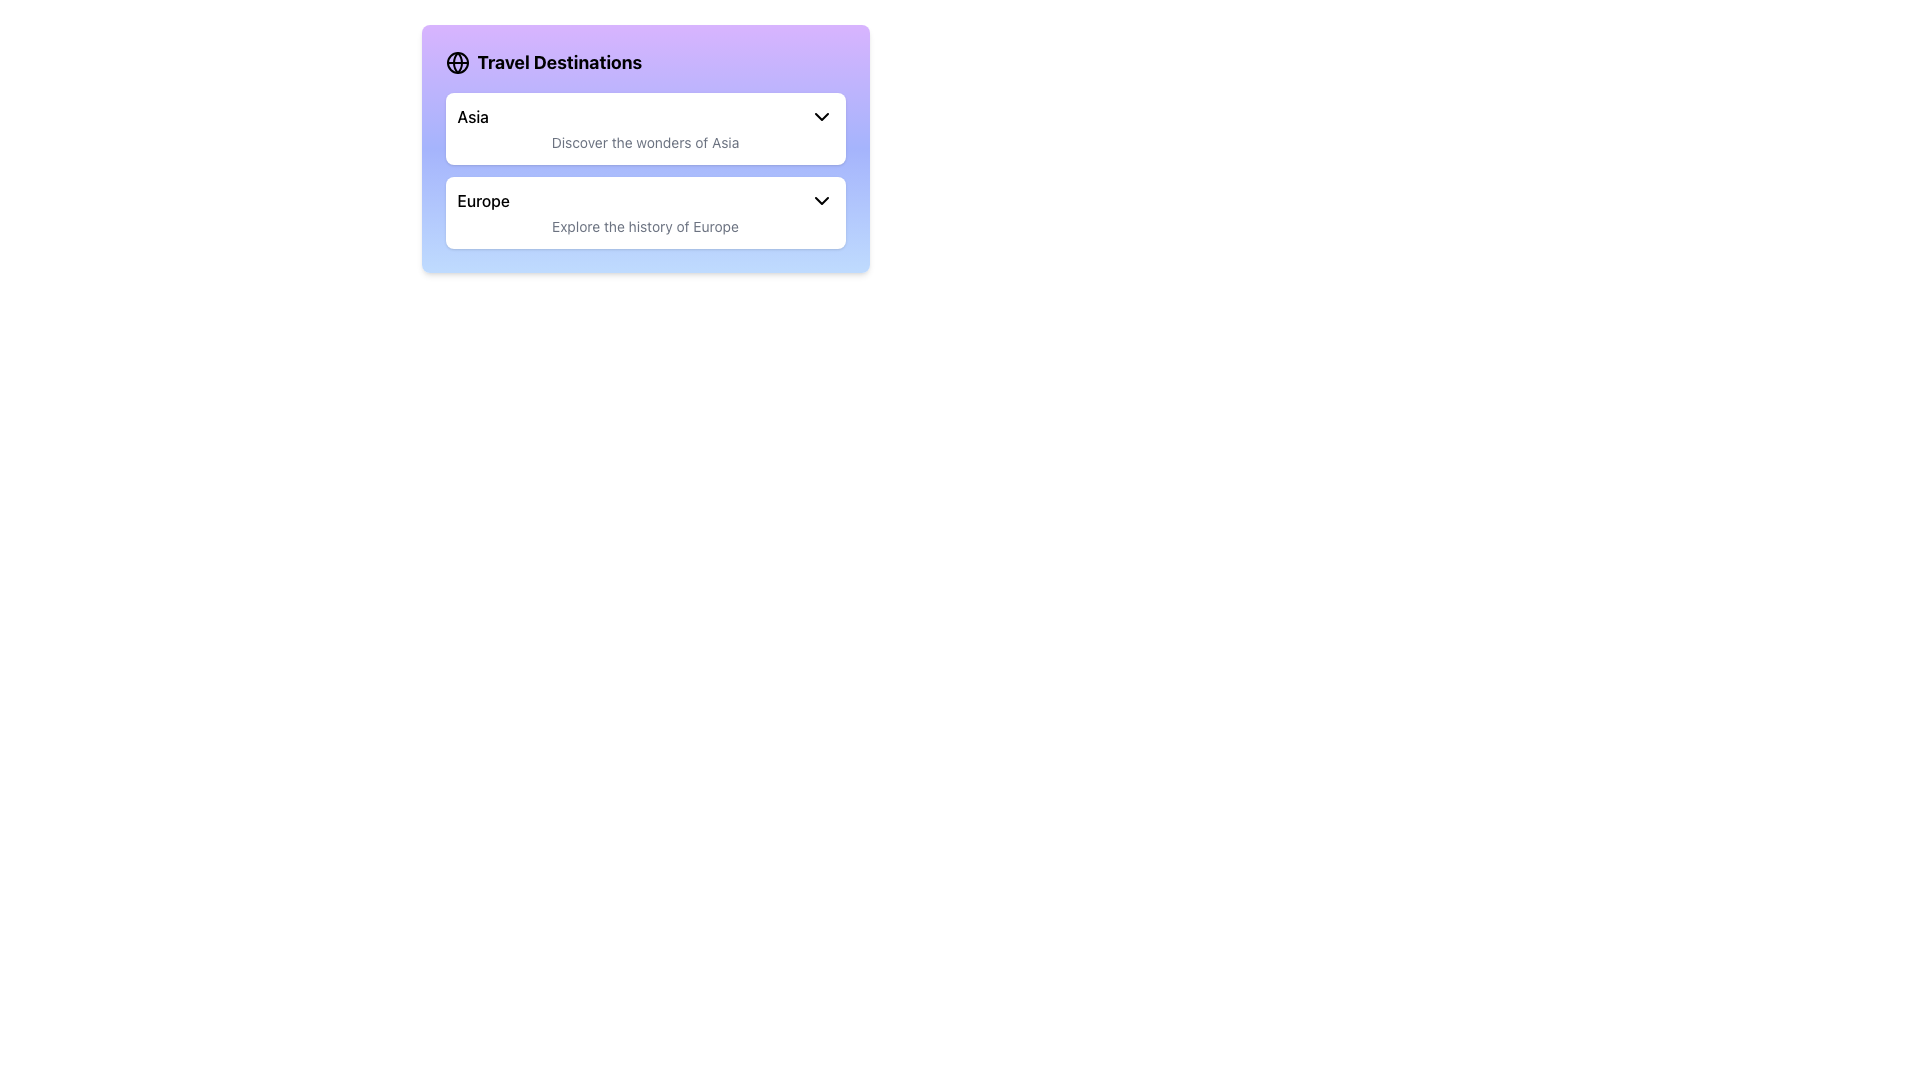 Image resolution: width=1920 pixels, height=1080 pixels. I want to click on the dropdown icon for 'Asia' in the 'Travel Destinations' section, so click(821, 116).